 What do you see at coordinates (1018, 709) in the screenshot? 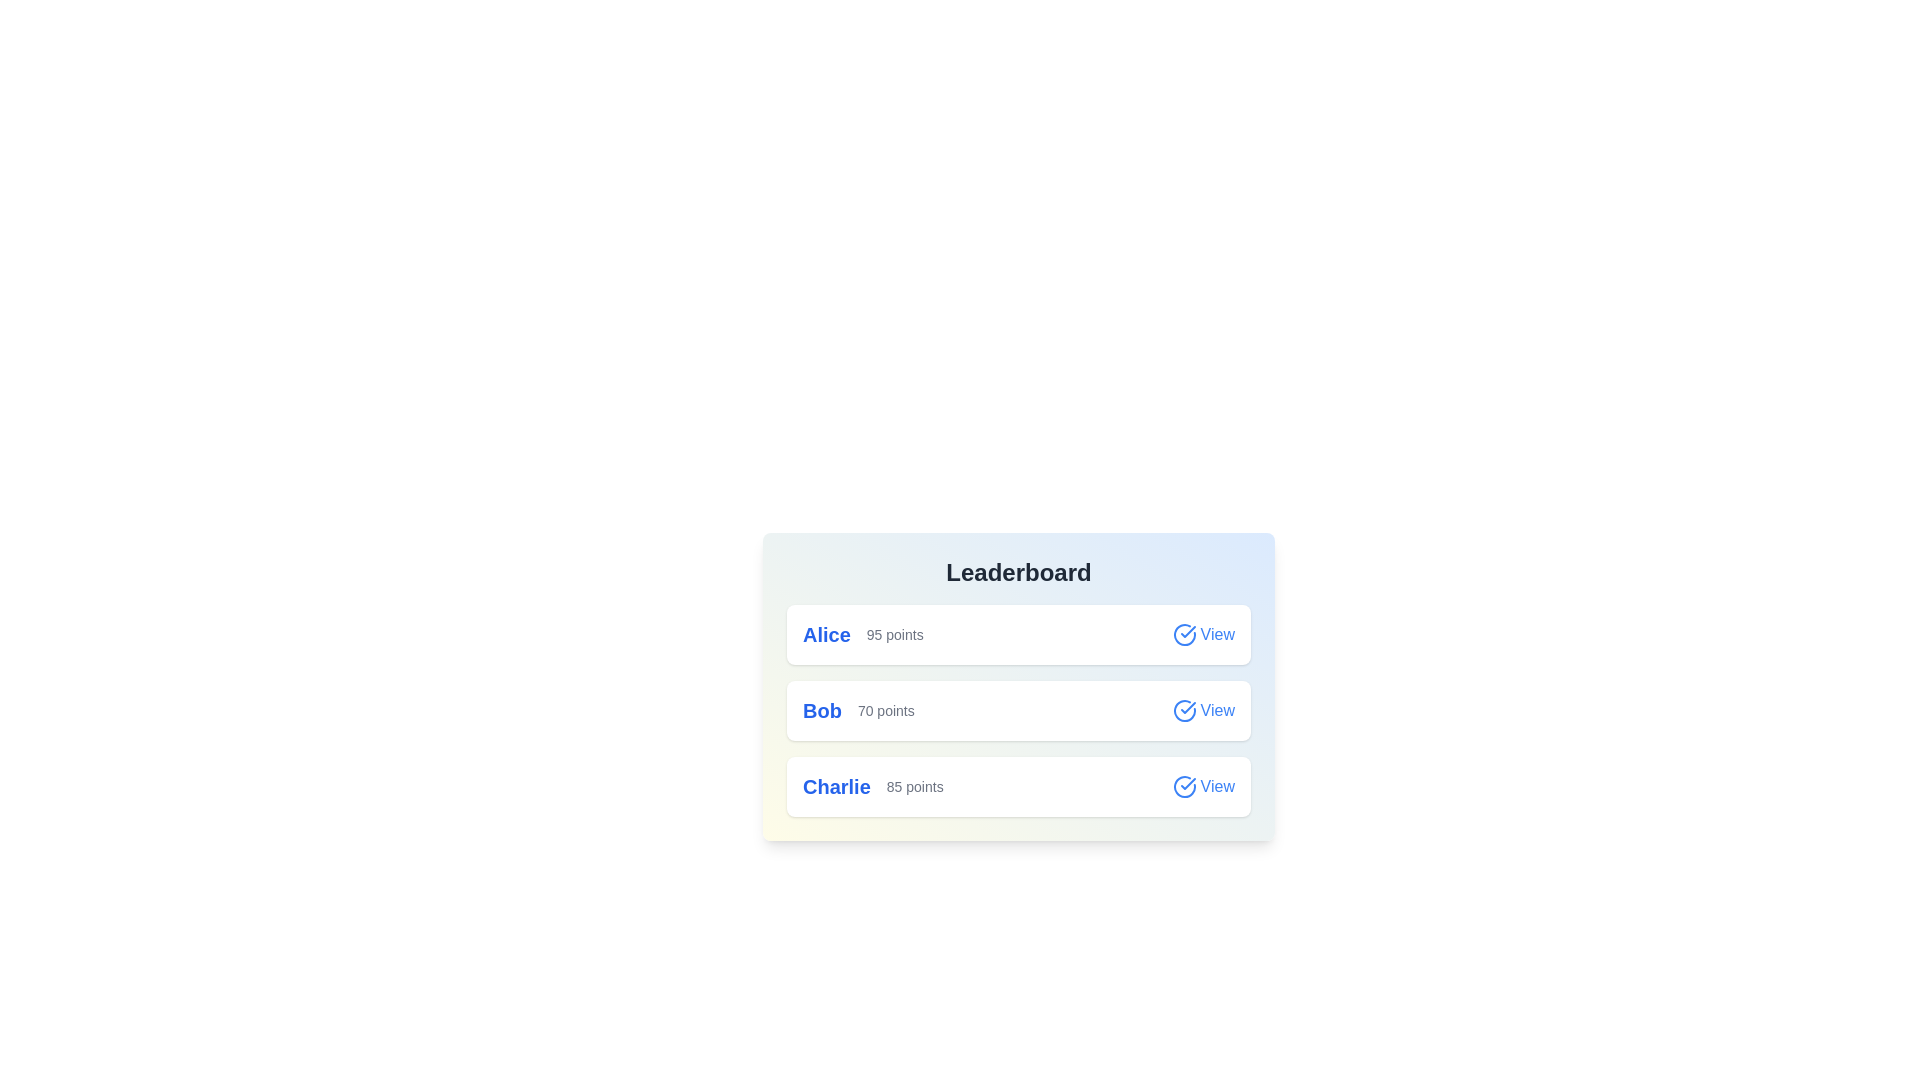
I see `the card of participant Bob to observe the scaling effect` at bounding box center [1018, 709].